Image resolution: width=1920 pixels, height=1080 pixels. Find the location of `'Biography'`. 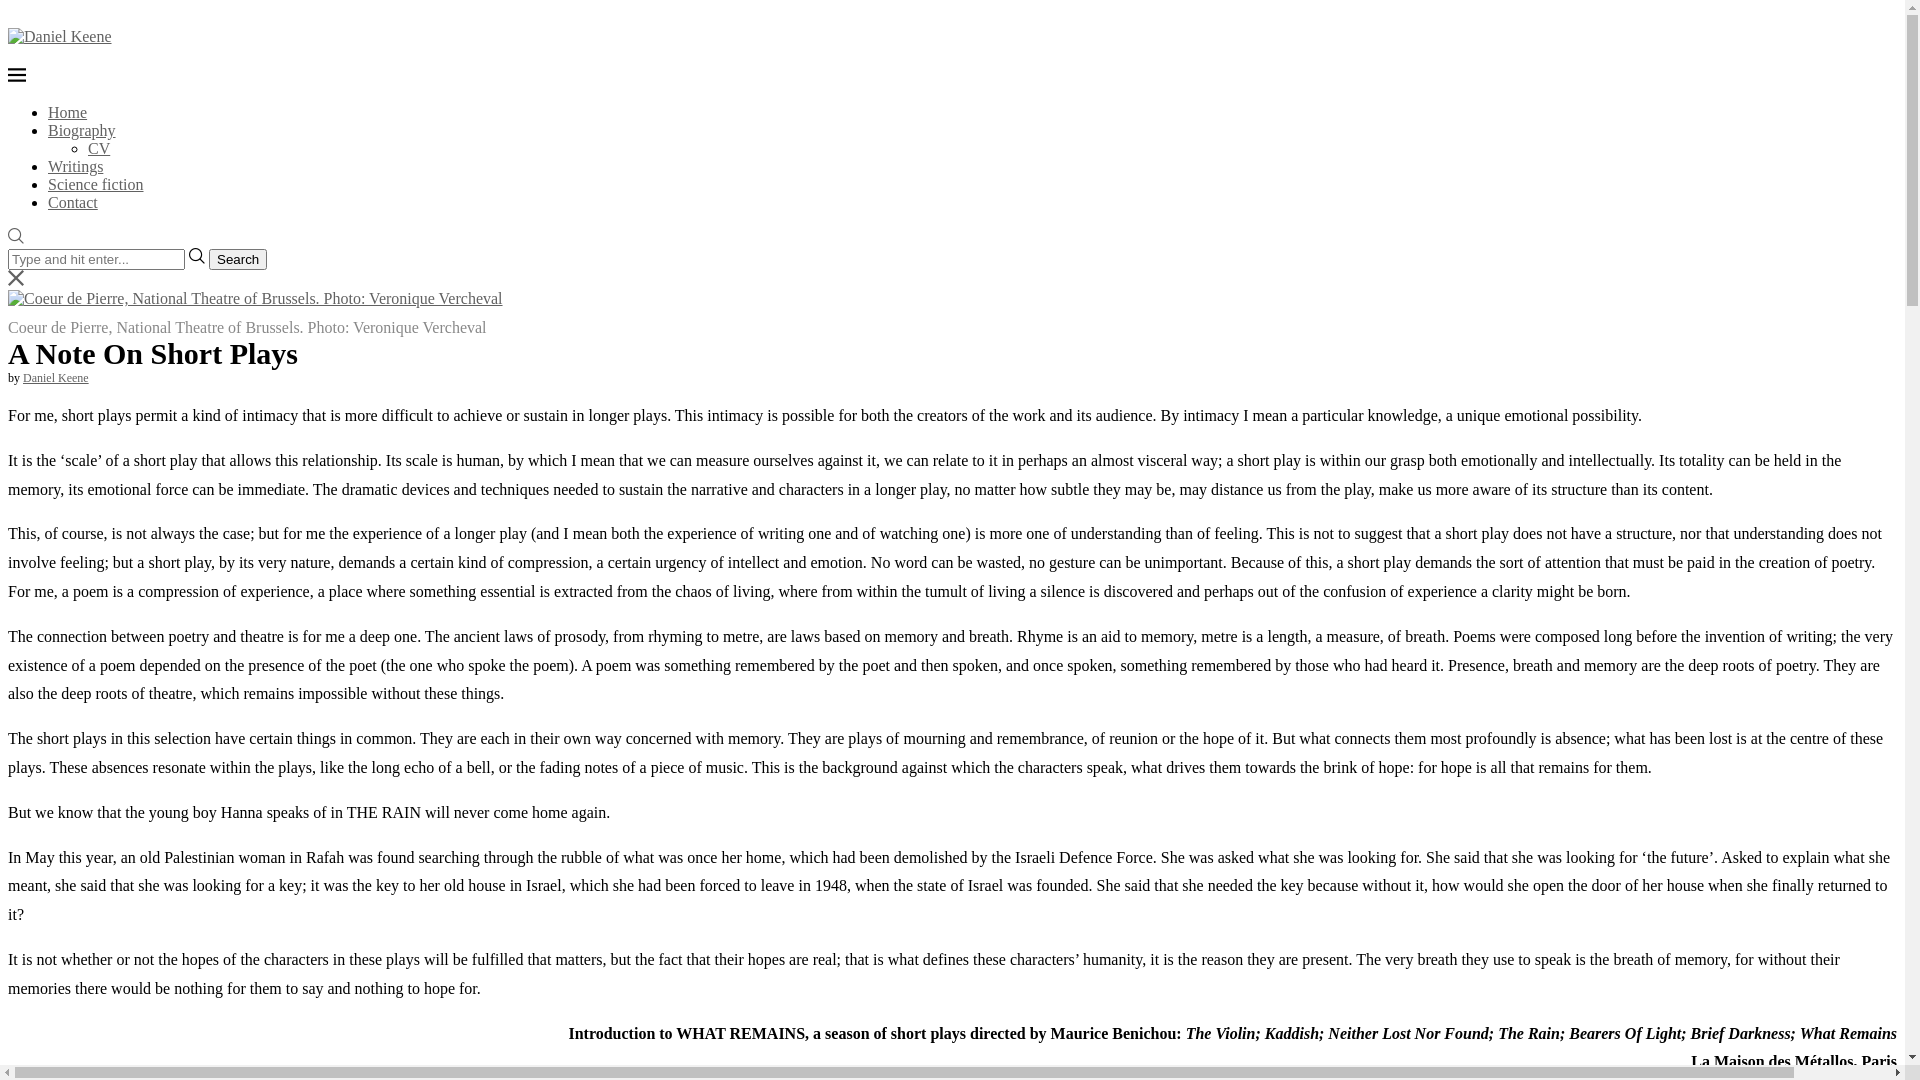

'Biography' is located at coordinates (80, 130).